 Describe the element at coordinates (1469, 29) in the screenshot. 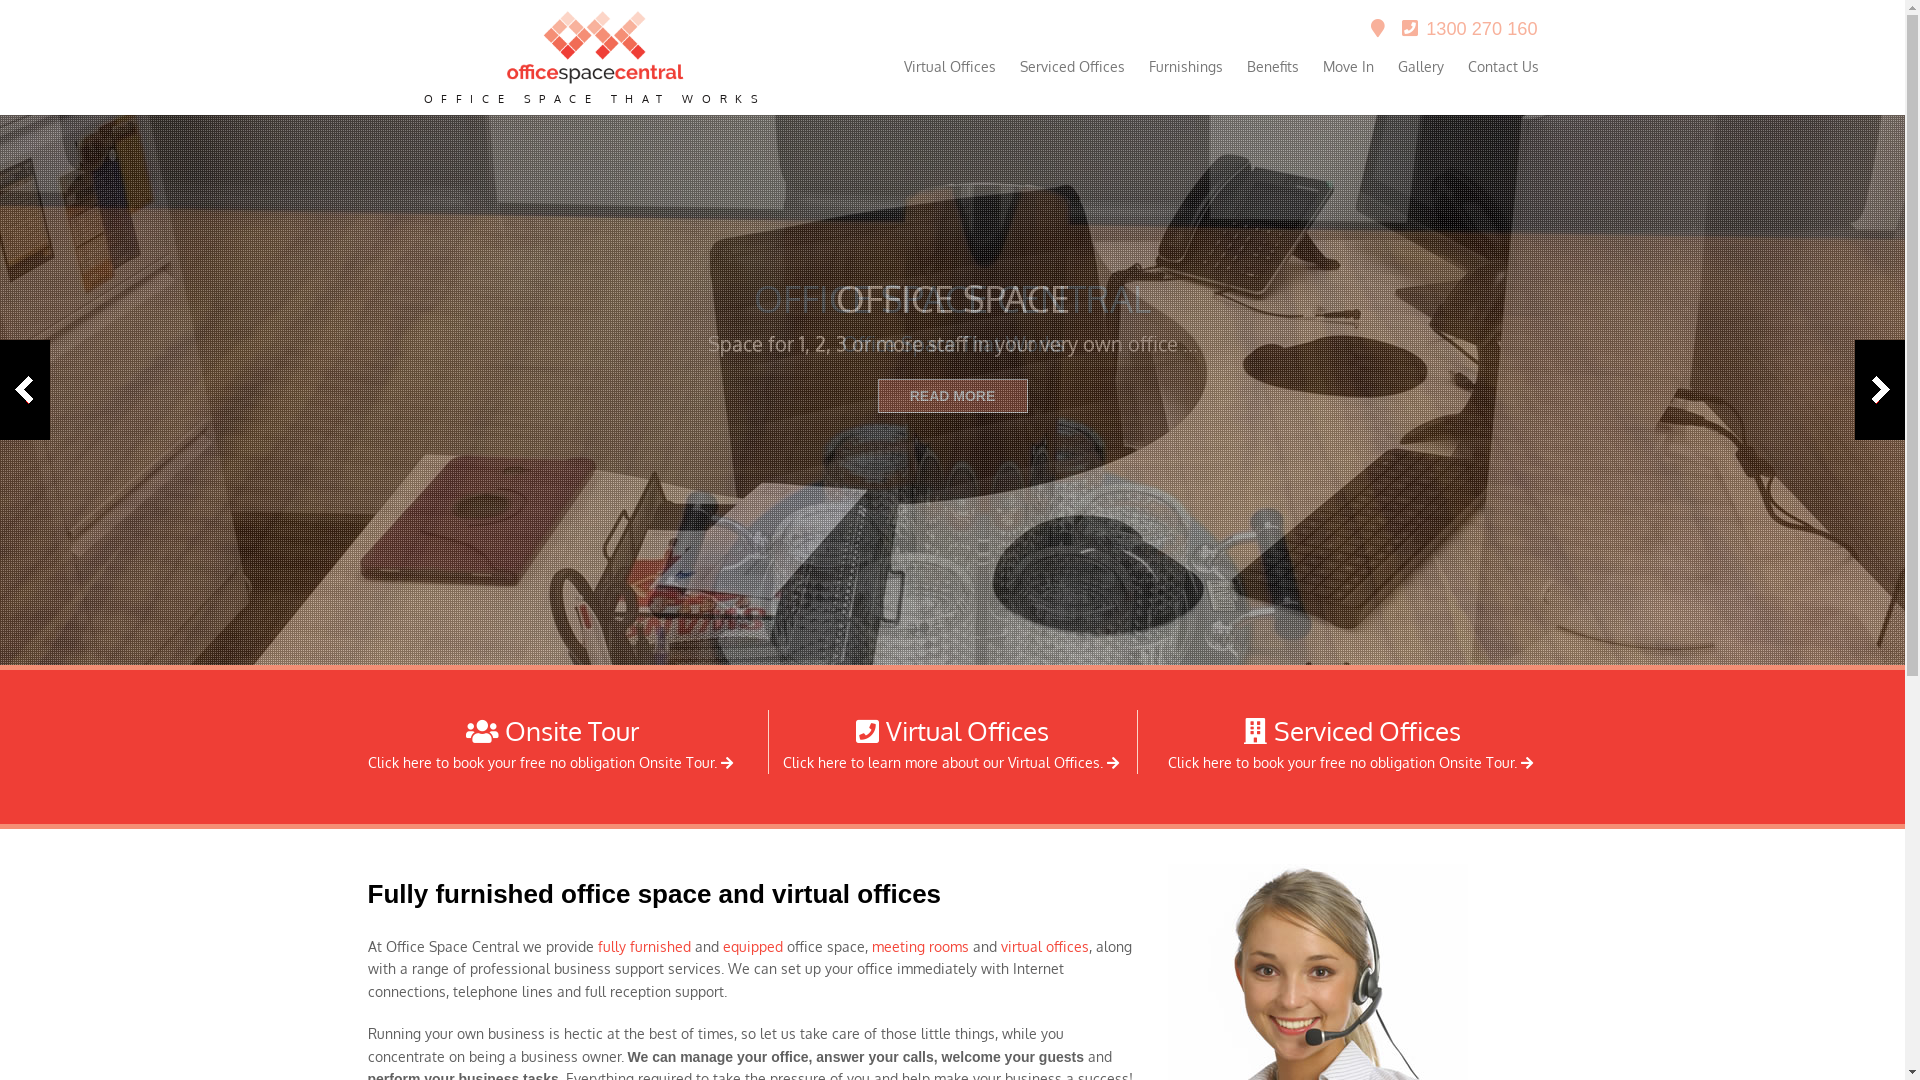

I see `'  1300 270 160'` at that location.